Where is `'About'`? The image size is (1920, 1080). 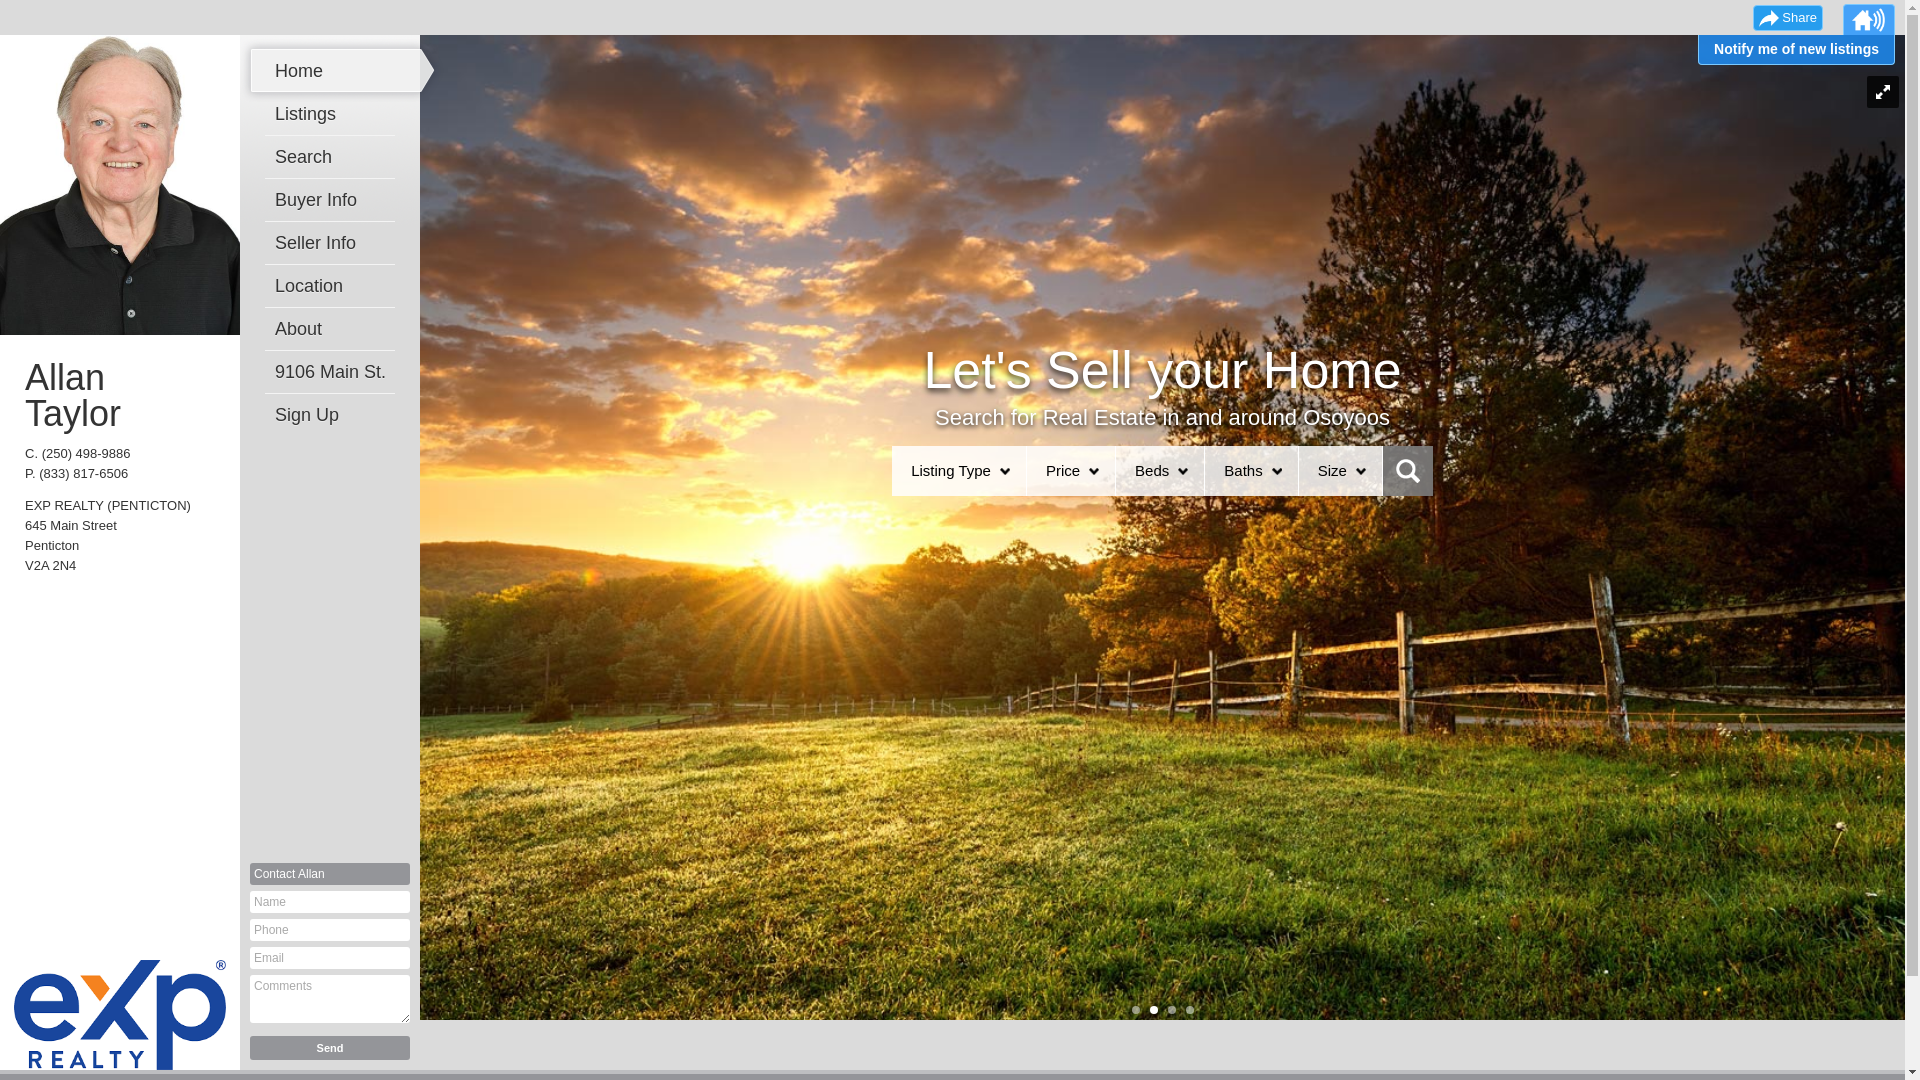
'About' is located at coordinates (273, 327).